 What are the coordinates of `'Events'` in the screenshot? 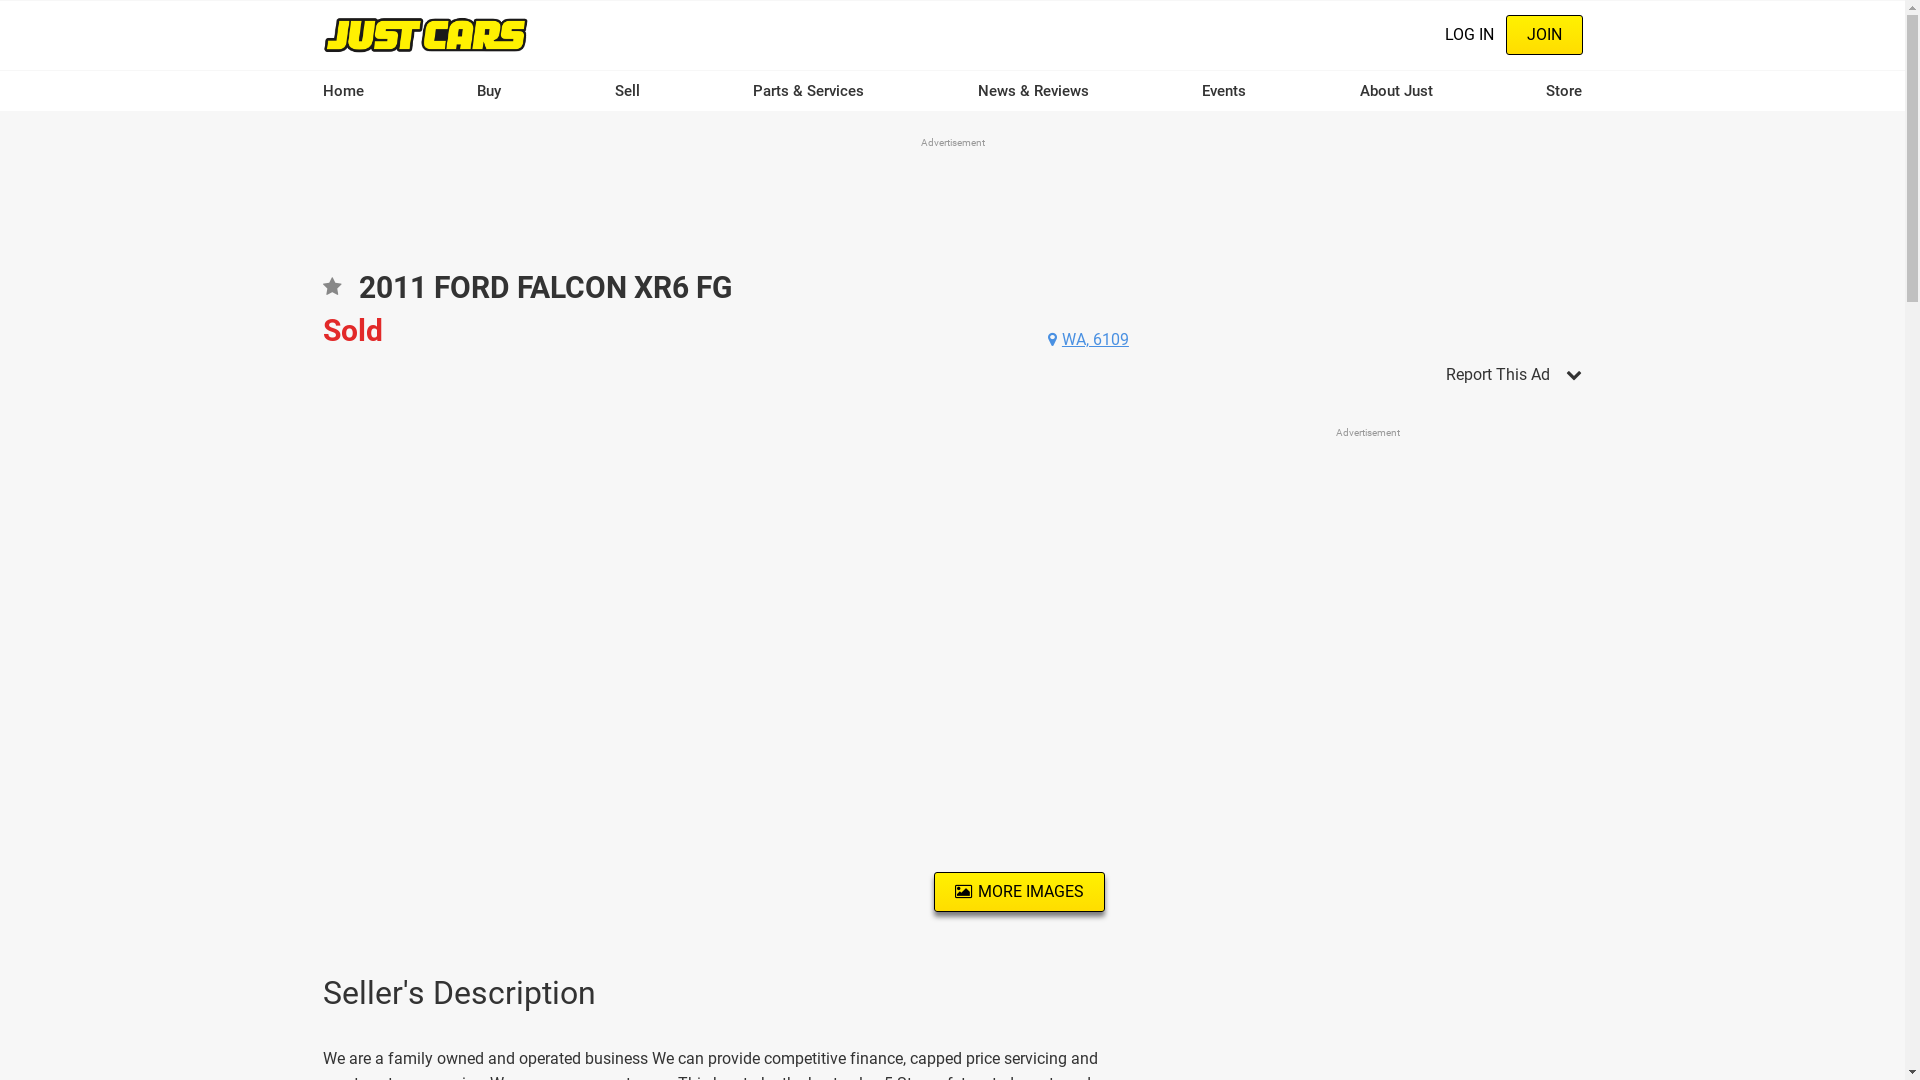 It's located at (1223, 91).